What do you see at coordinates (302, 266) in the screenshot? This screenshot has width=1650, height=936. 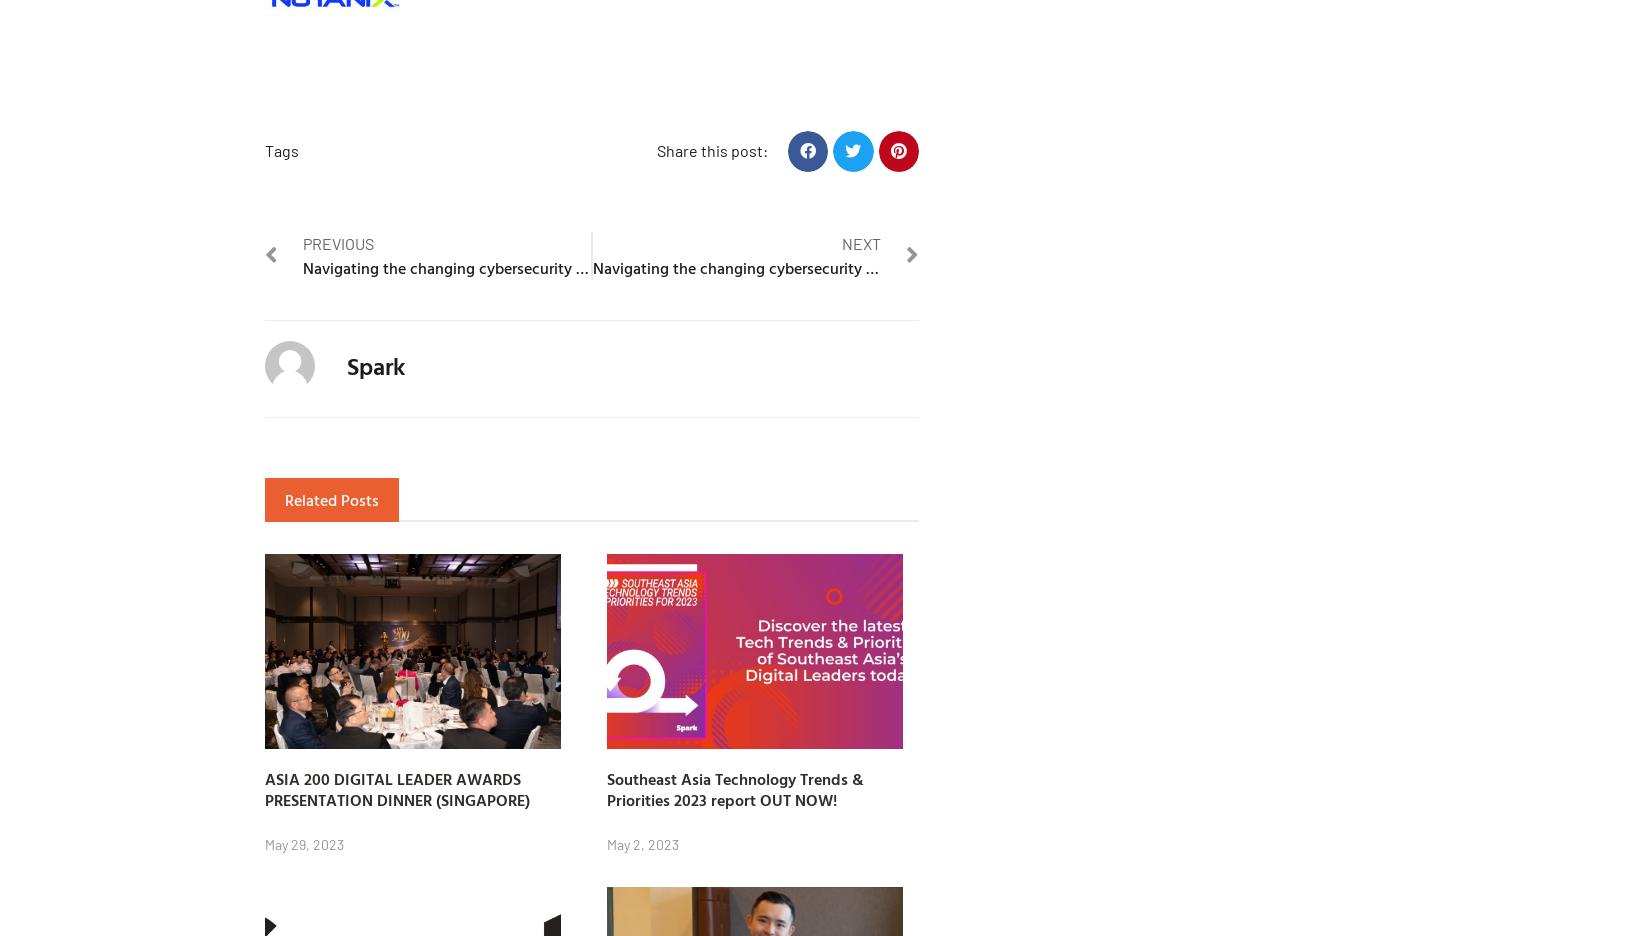 I see `'Navigating the changing cybersecurity threat landscape : Perspectives from IT leaders in Singapore'` at bounding box center [302, 266].